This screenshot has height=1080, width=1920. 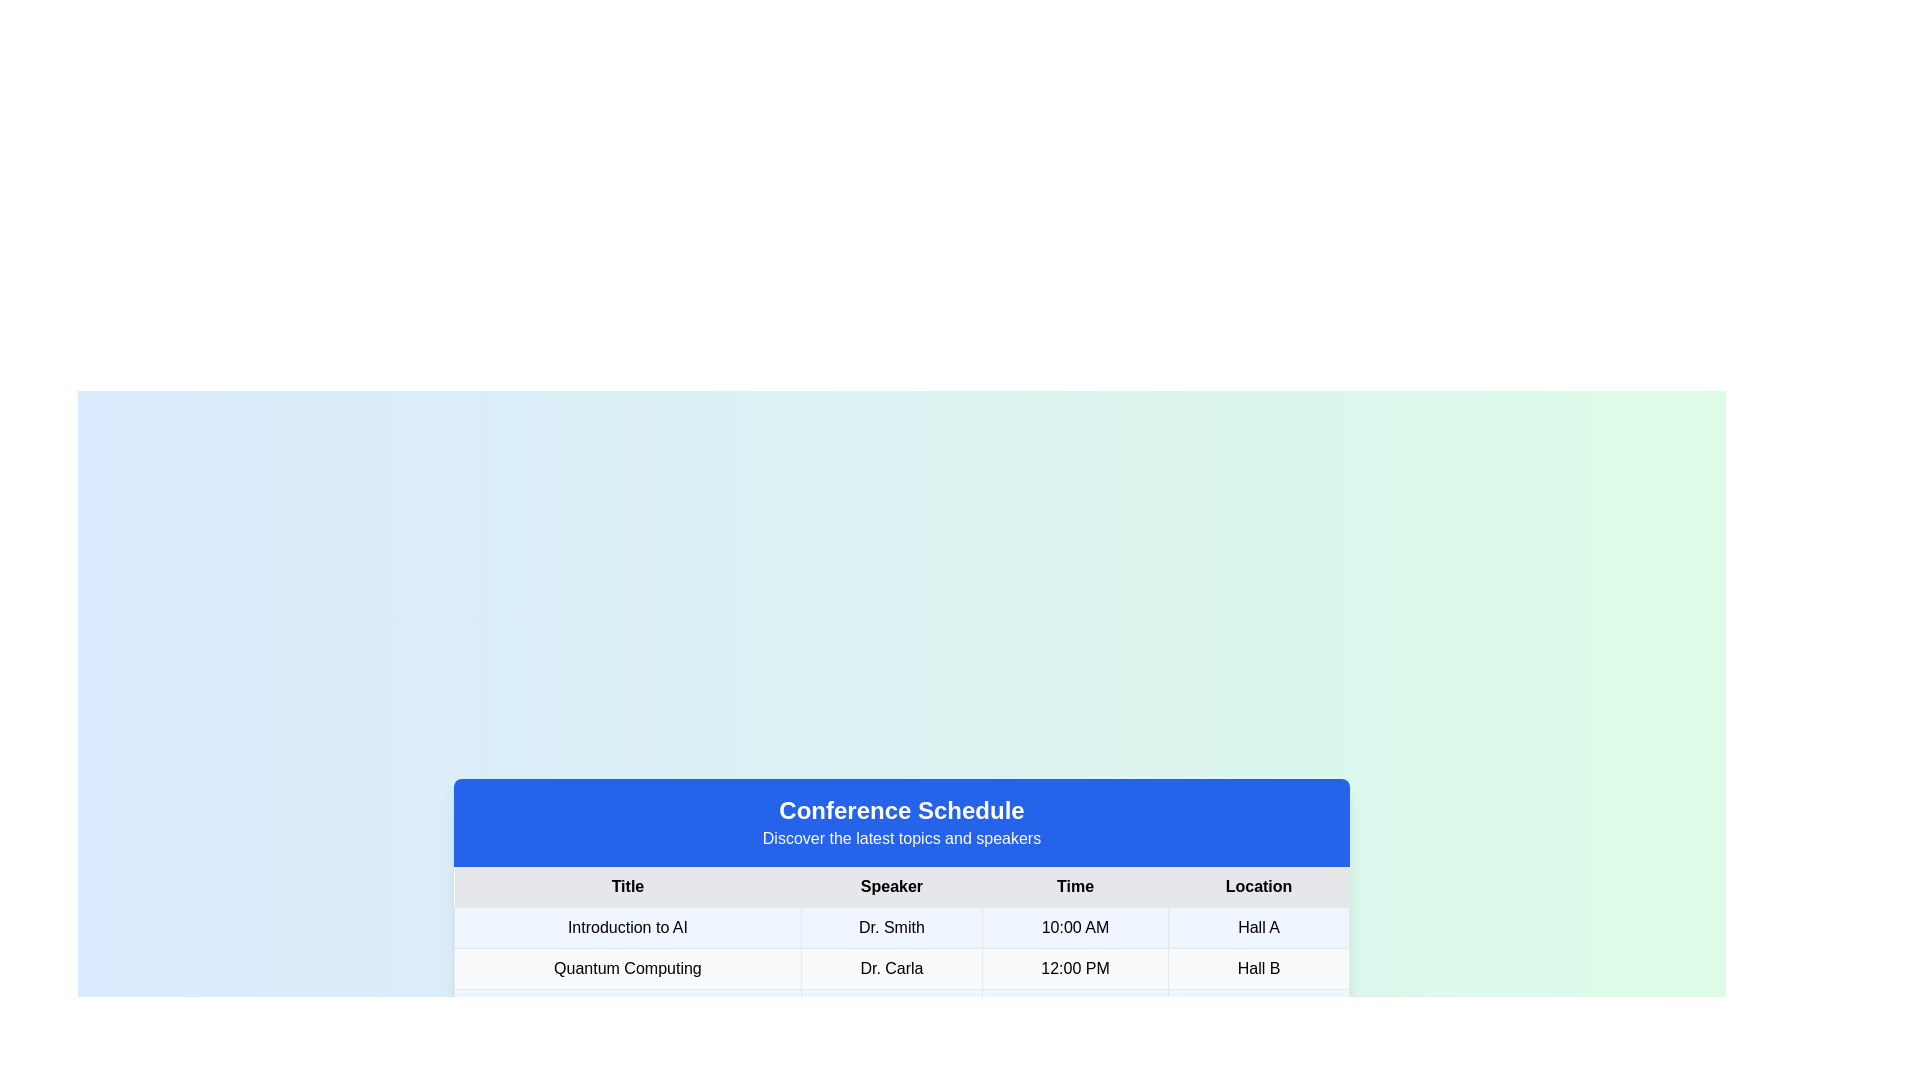 I want to click on text content of the Text Label displaying 'Dr. Smith' located in the 'Speaker' column of the conference schedule table, so click(x=891, y=928).